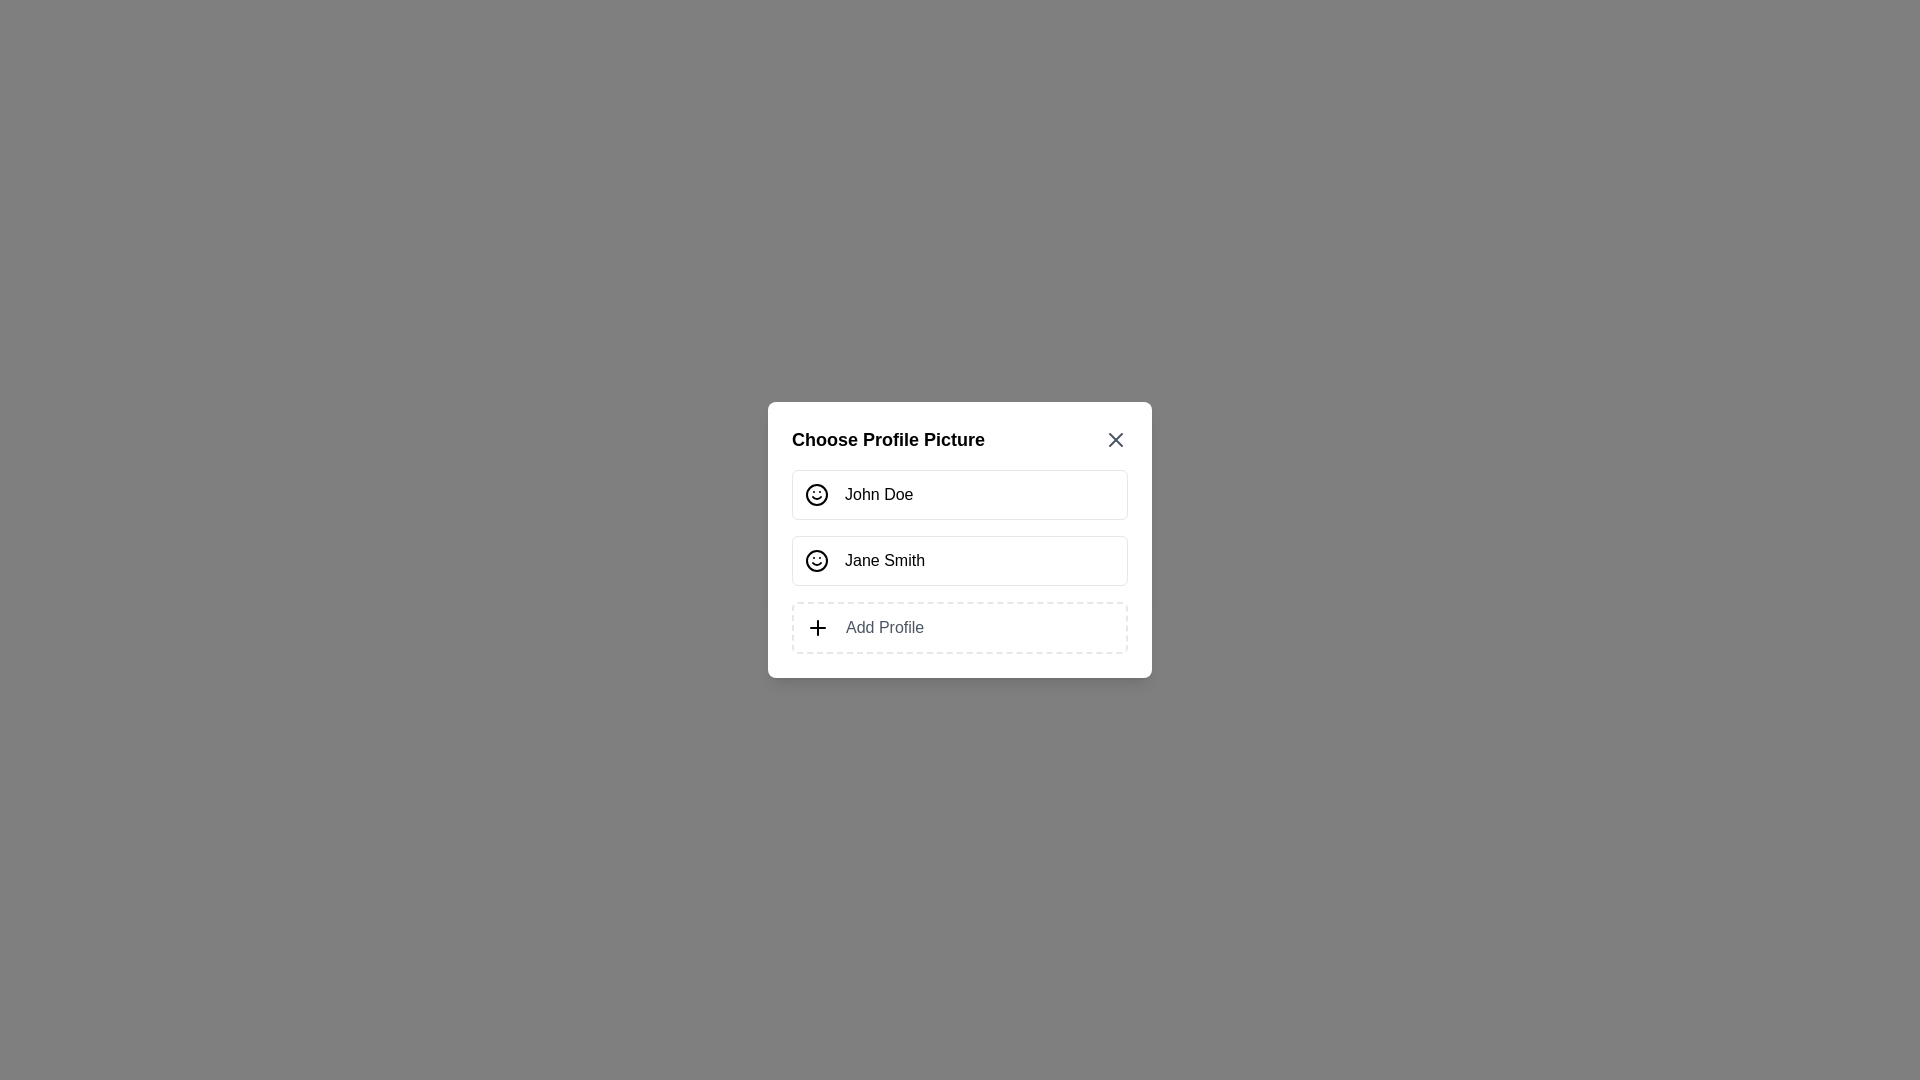 The width and height of the screenshot is (1920, 1080). What do you see at coordinates (960, 627) in the screenshot?
I see `the 'Add Profile' card to initiate adding a new profile` at bounding box center [960, 627].